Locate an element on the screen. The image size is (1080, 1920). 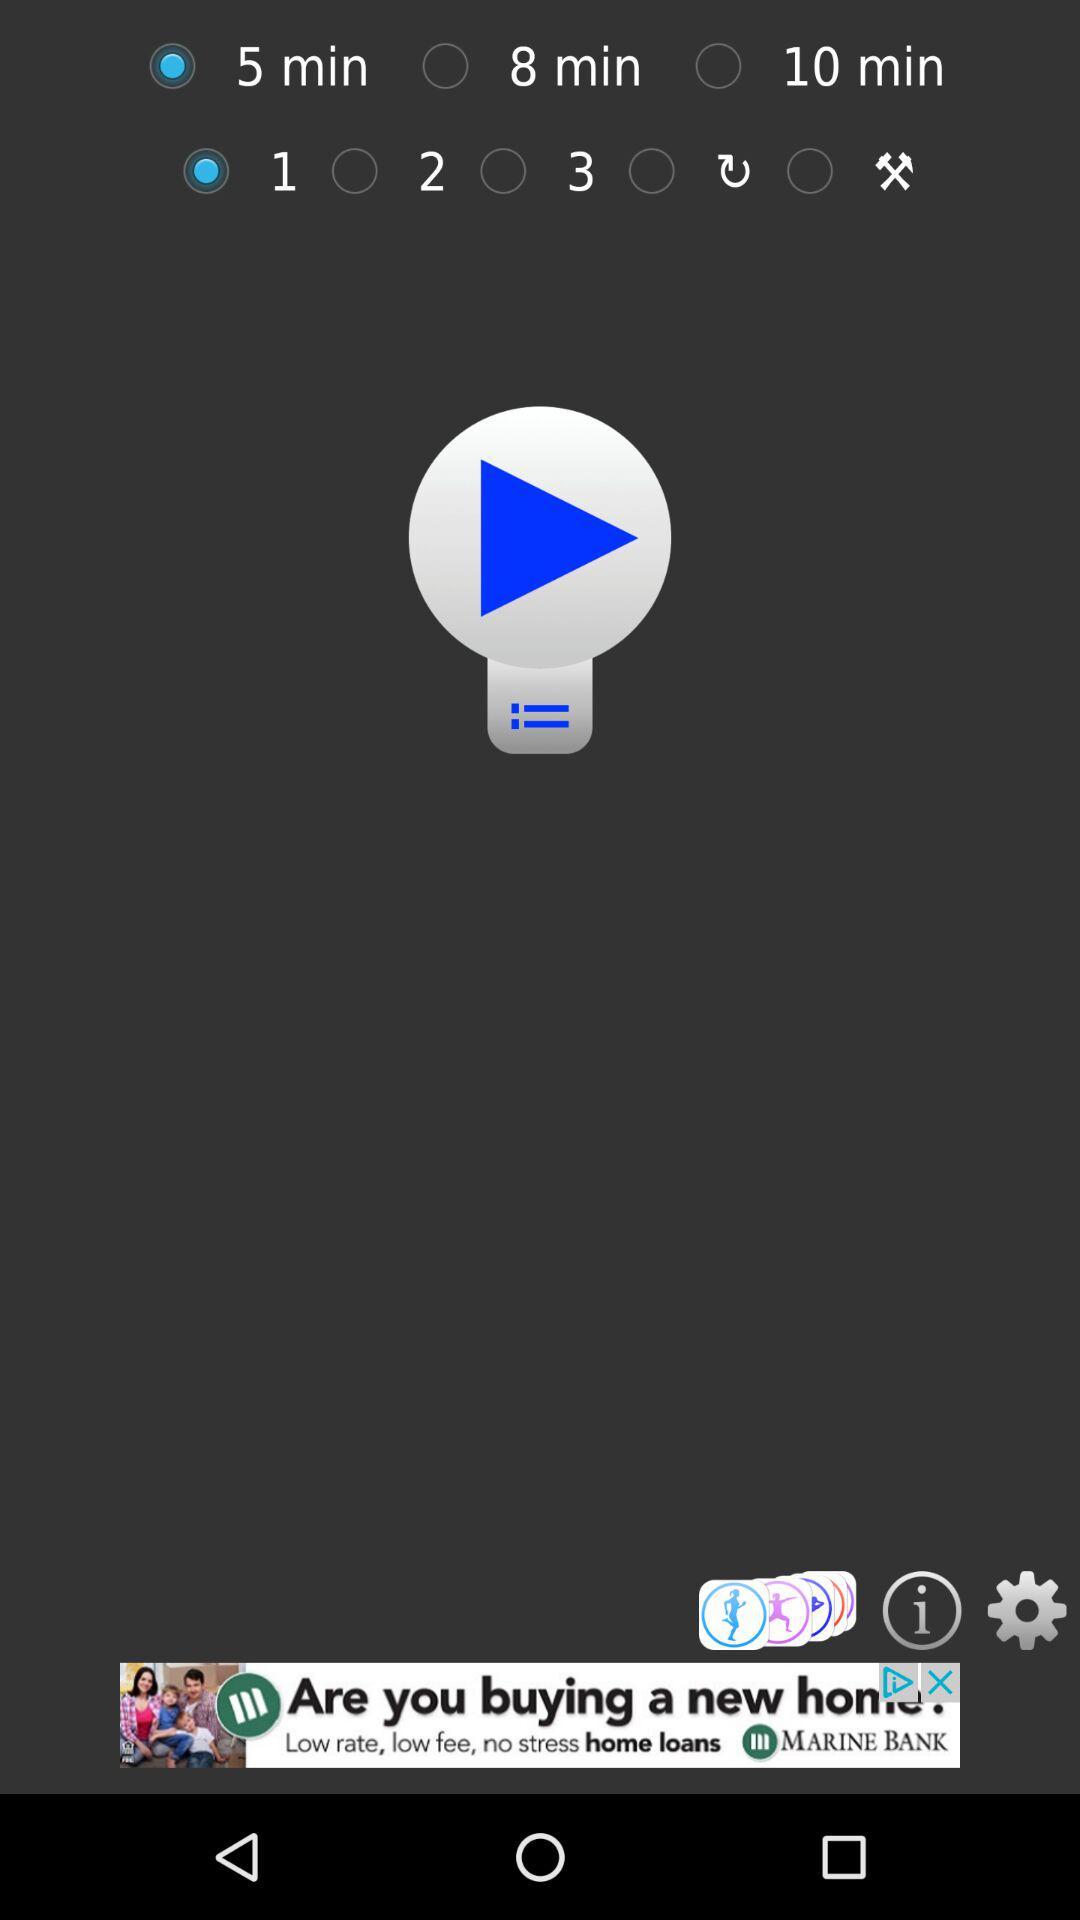
add is located at coordinates (540, 1727).